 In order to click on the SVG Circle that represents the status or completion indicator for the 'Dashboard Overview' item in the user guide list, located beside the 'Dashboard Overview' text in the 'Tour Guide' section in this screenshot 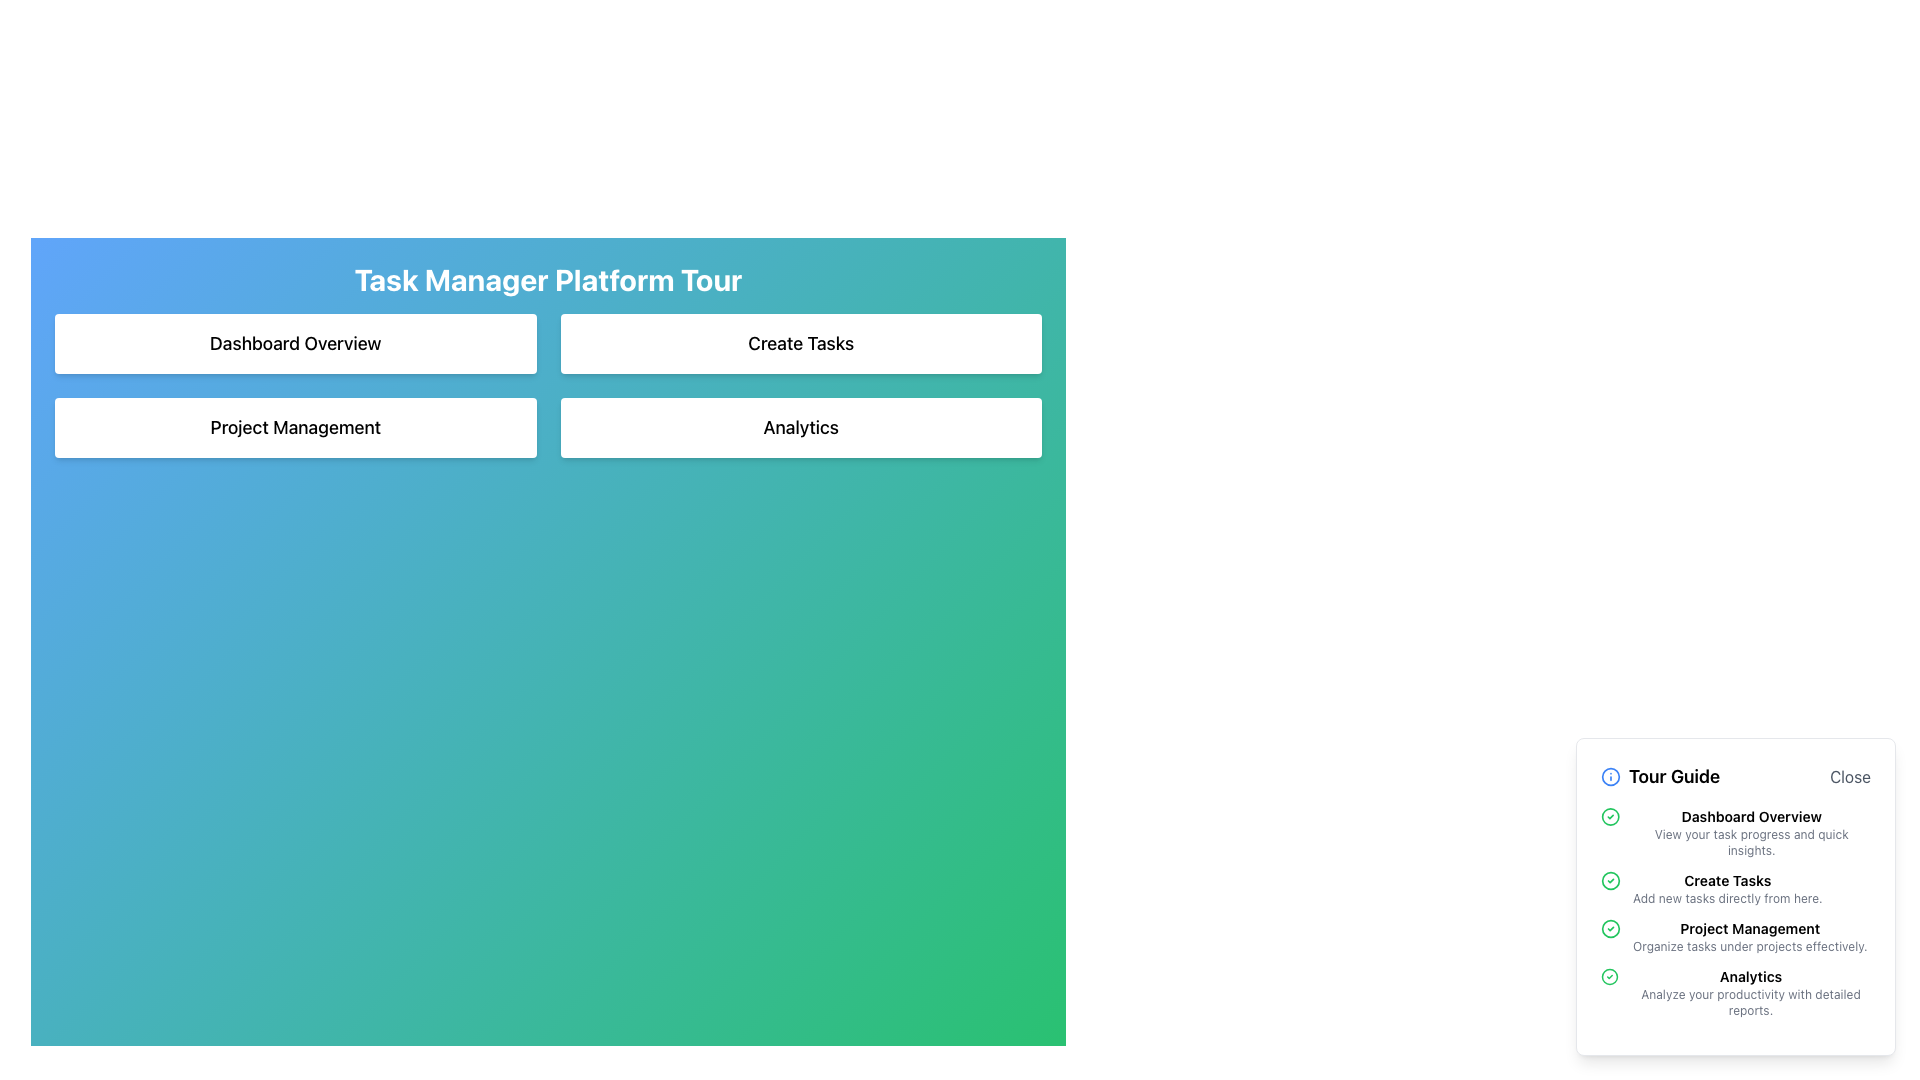, I will do `click(1610, 817)`.